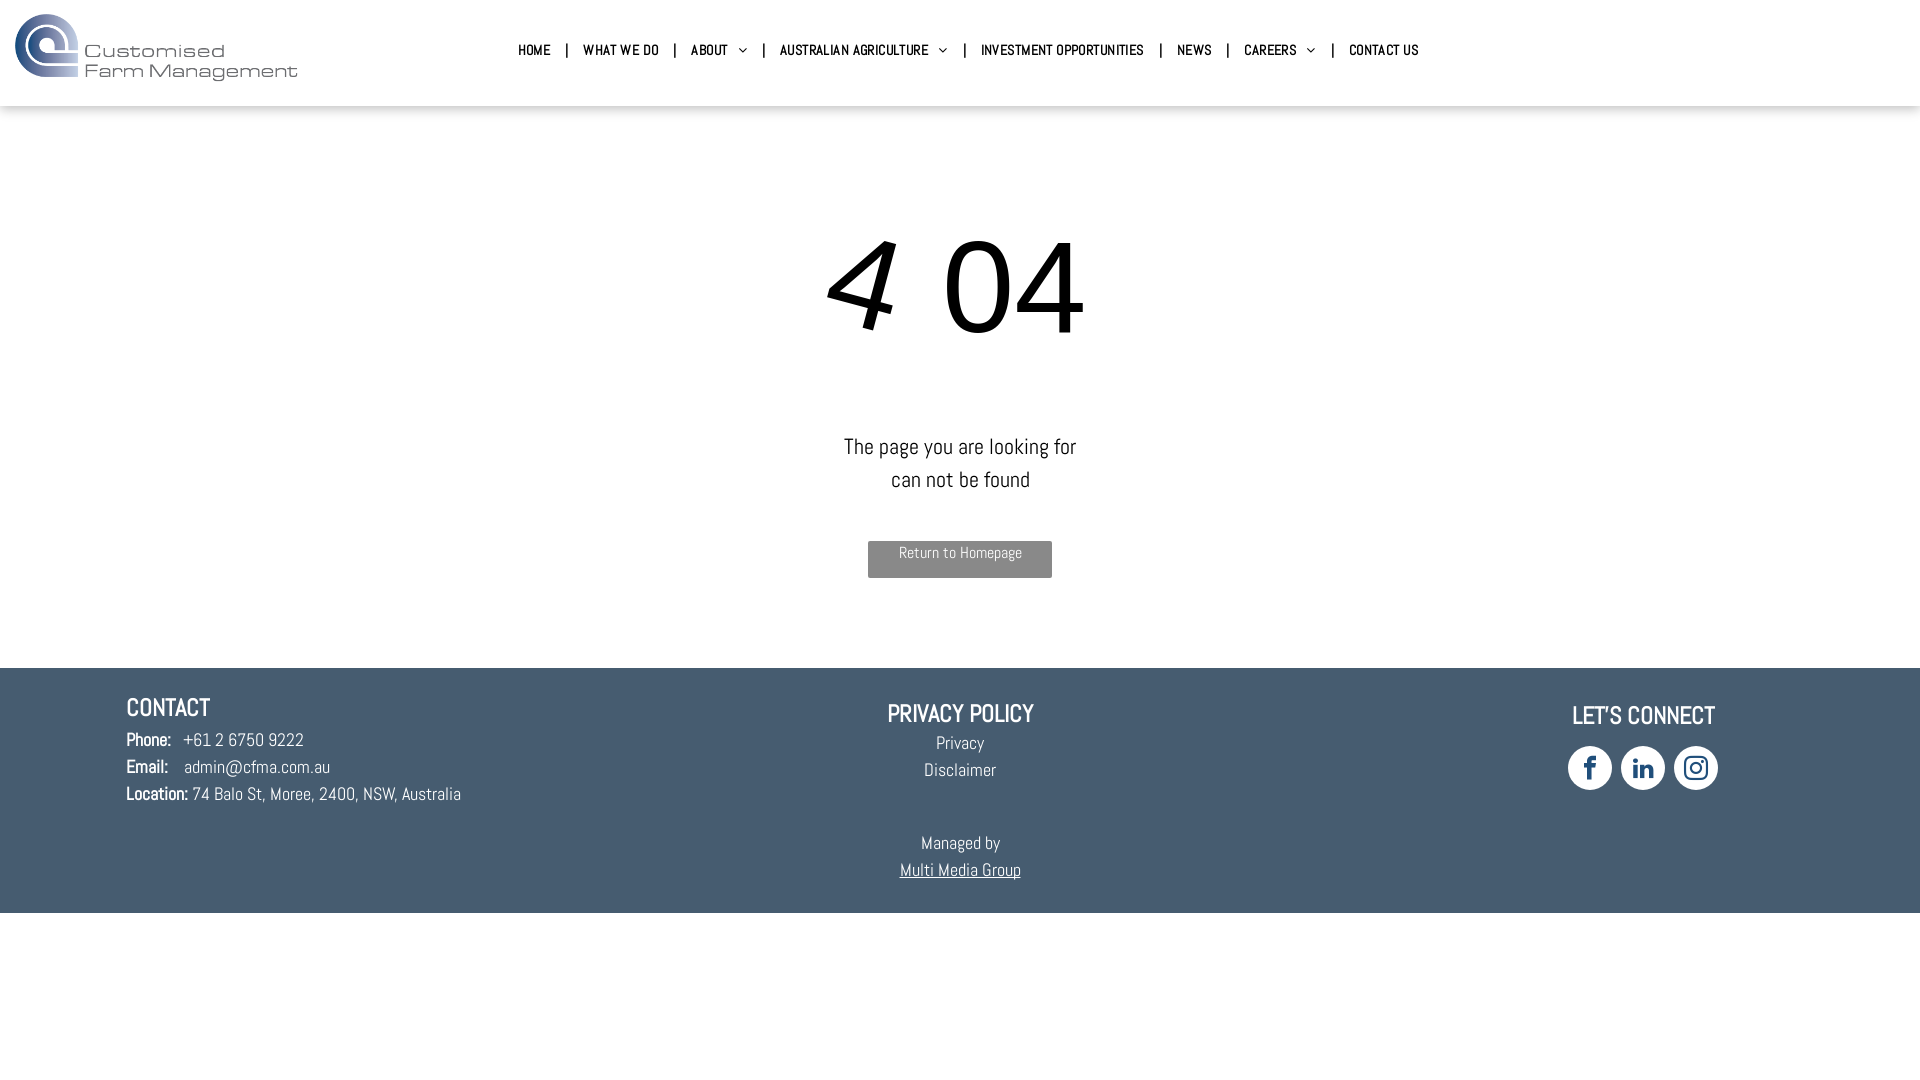 The width and height of the screenshot is (1920, 1080). What do you see at coordinates (1194, 50) in the screenshot?
I see `'NEWS'` at bounding box center [1194, 50].